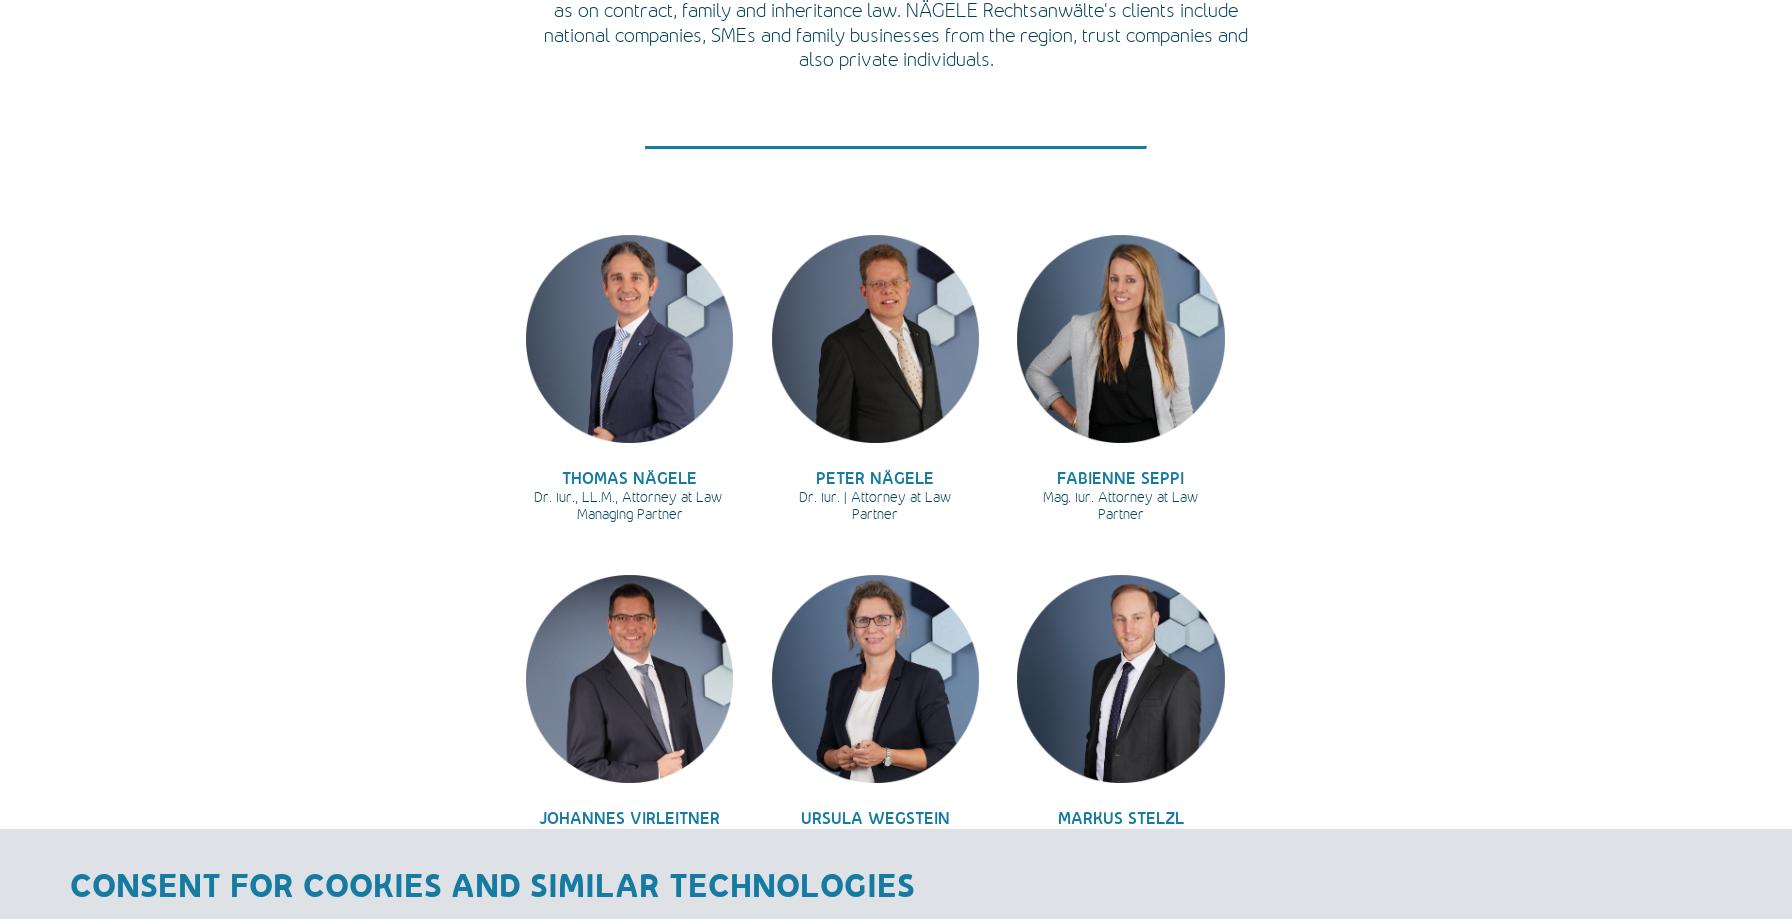 The width and height of the screenshot is (1792, 919). Describe the element at coordinates (1120, 835) in the screenshot. I see `'Mag. iur., LL.M. (London)'` at that location.